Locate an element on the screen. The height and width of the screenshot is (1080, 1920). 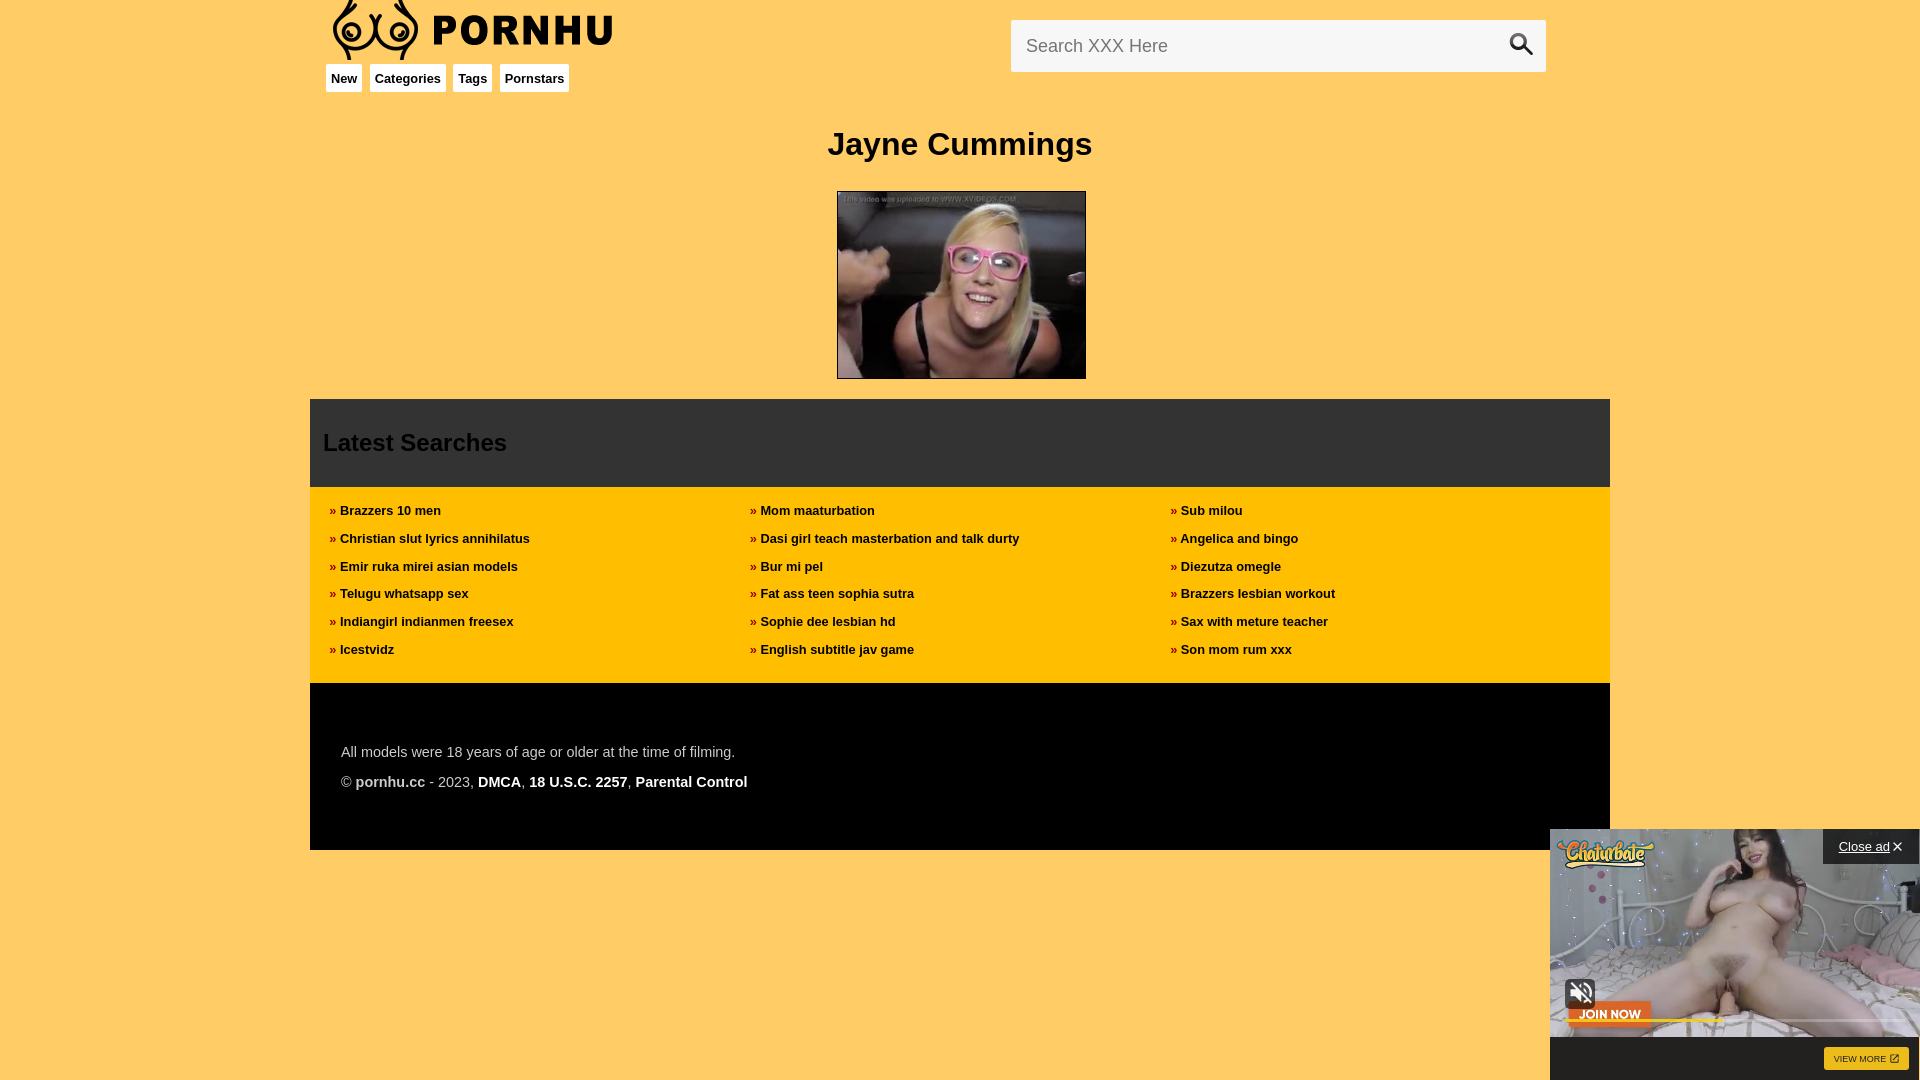
'18 U.S.C. 2257' is located at coordinates (576, 781).